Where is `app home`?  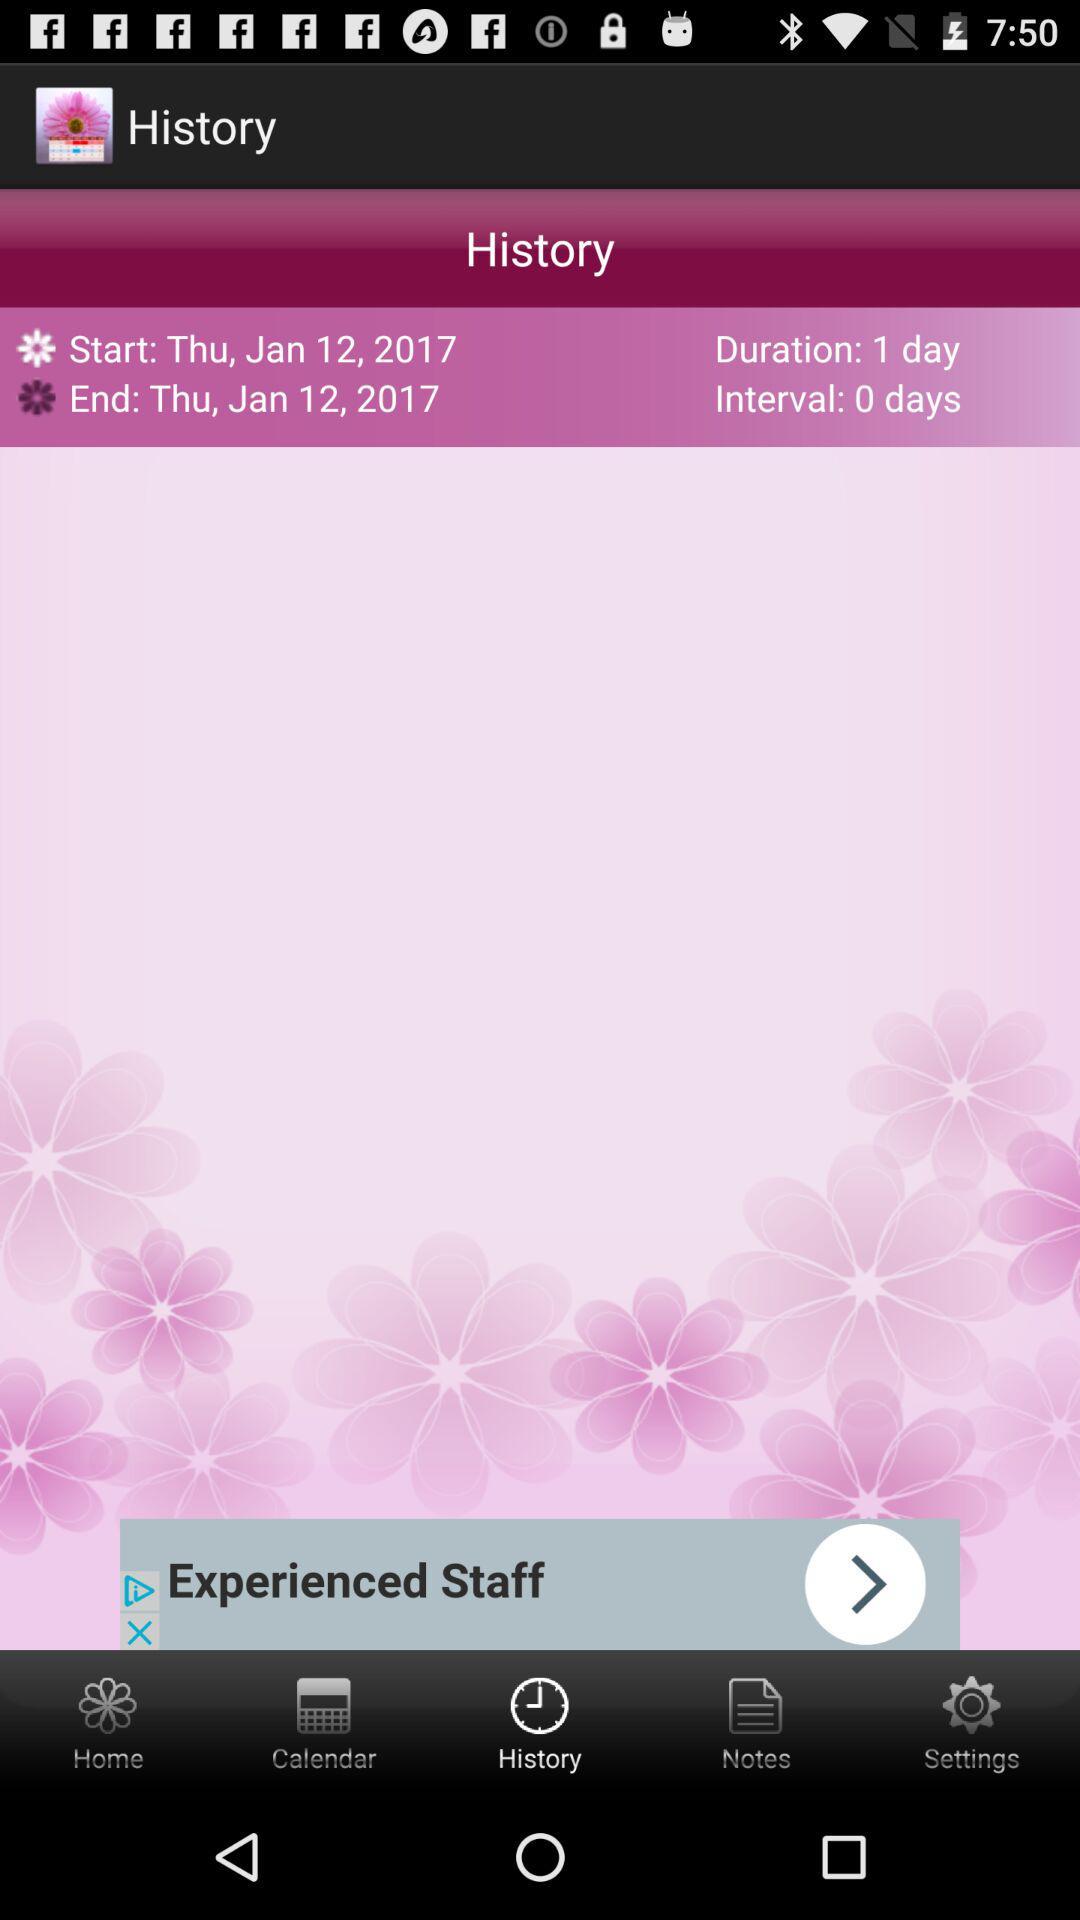
app home is located at coordinates (108, 1721).